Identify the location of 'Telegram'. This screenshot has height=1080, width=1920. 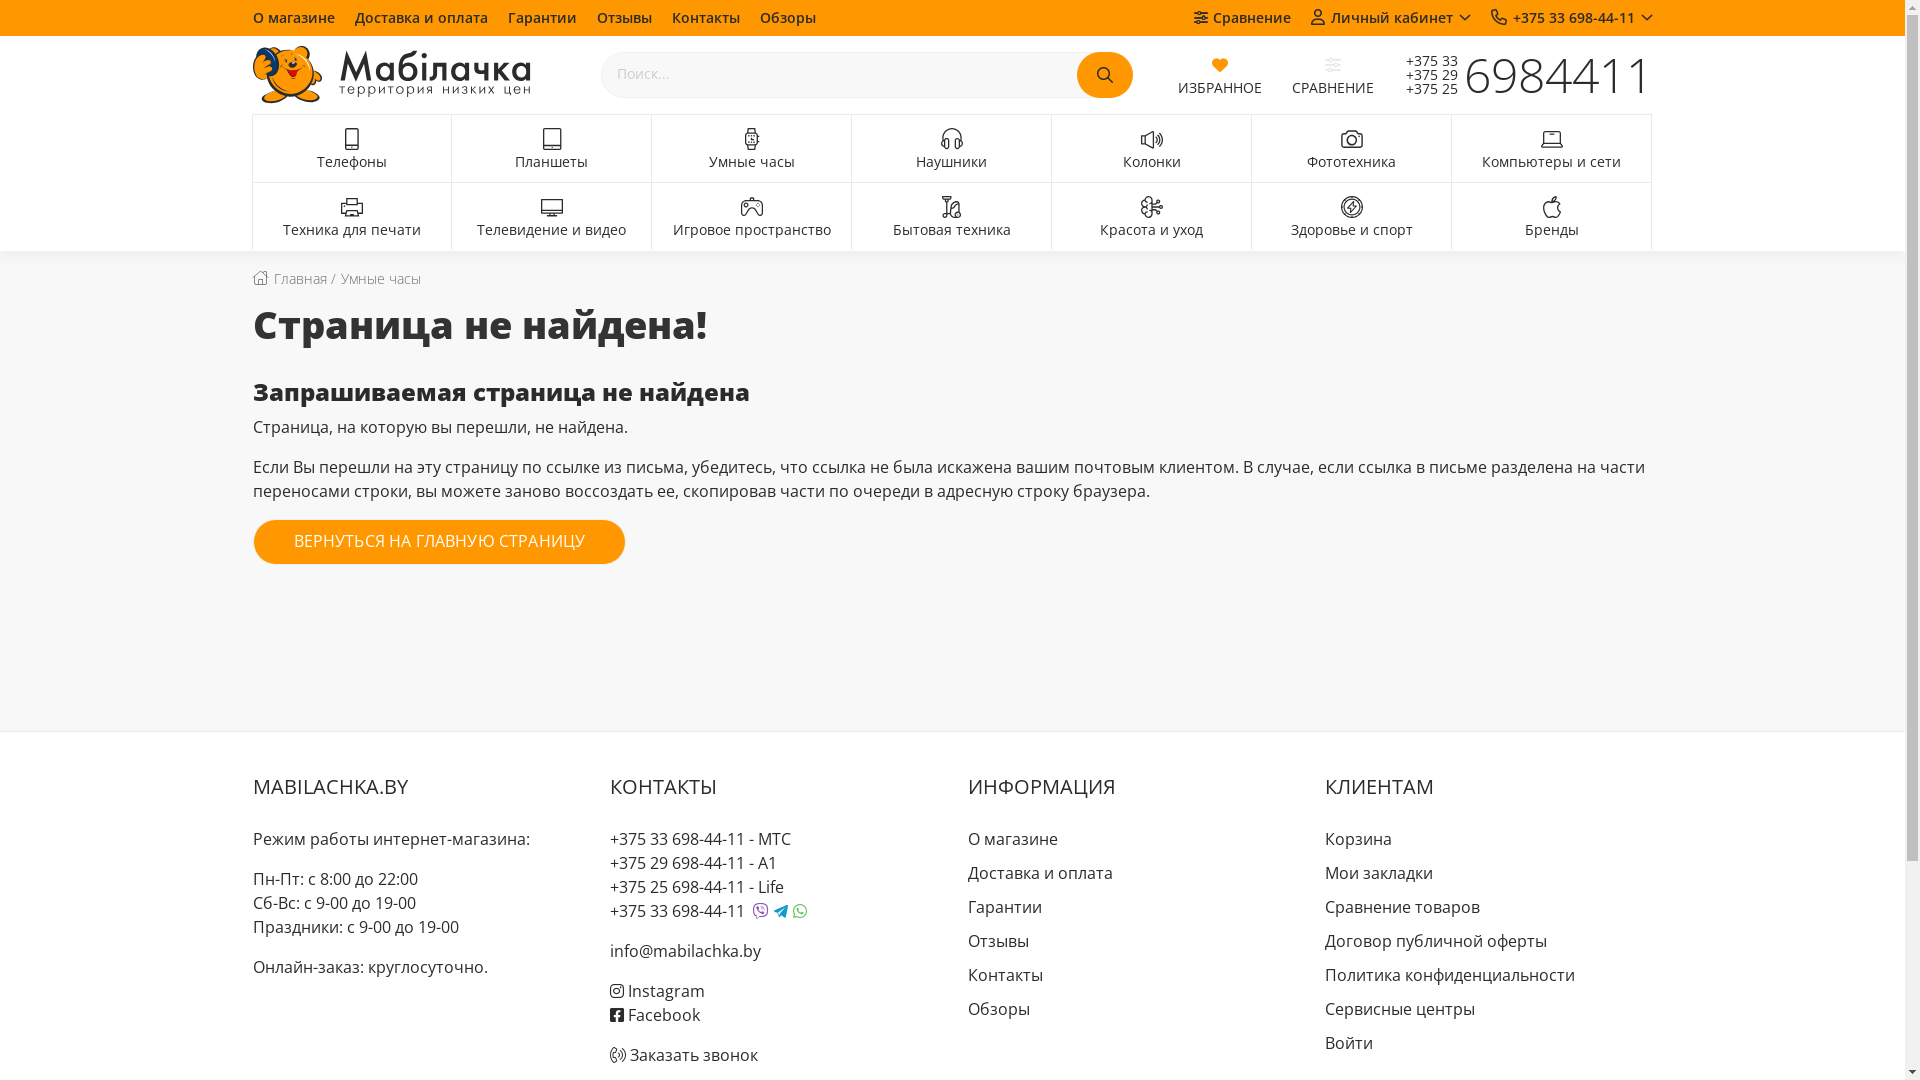
(780, 911).